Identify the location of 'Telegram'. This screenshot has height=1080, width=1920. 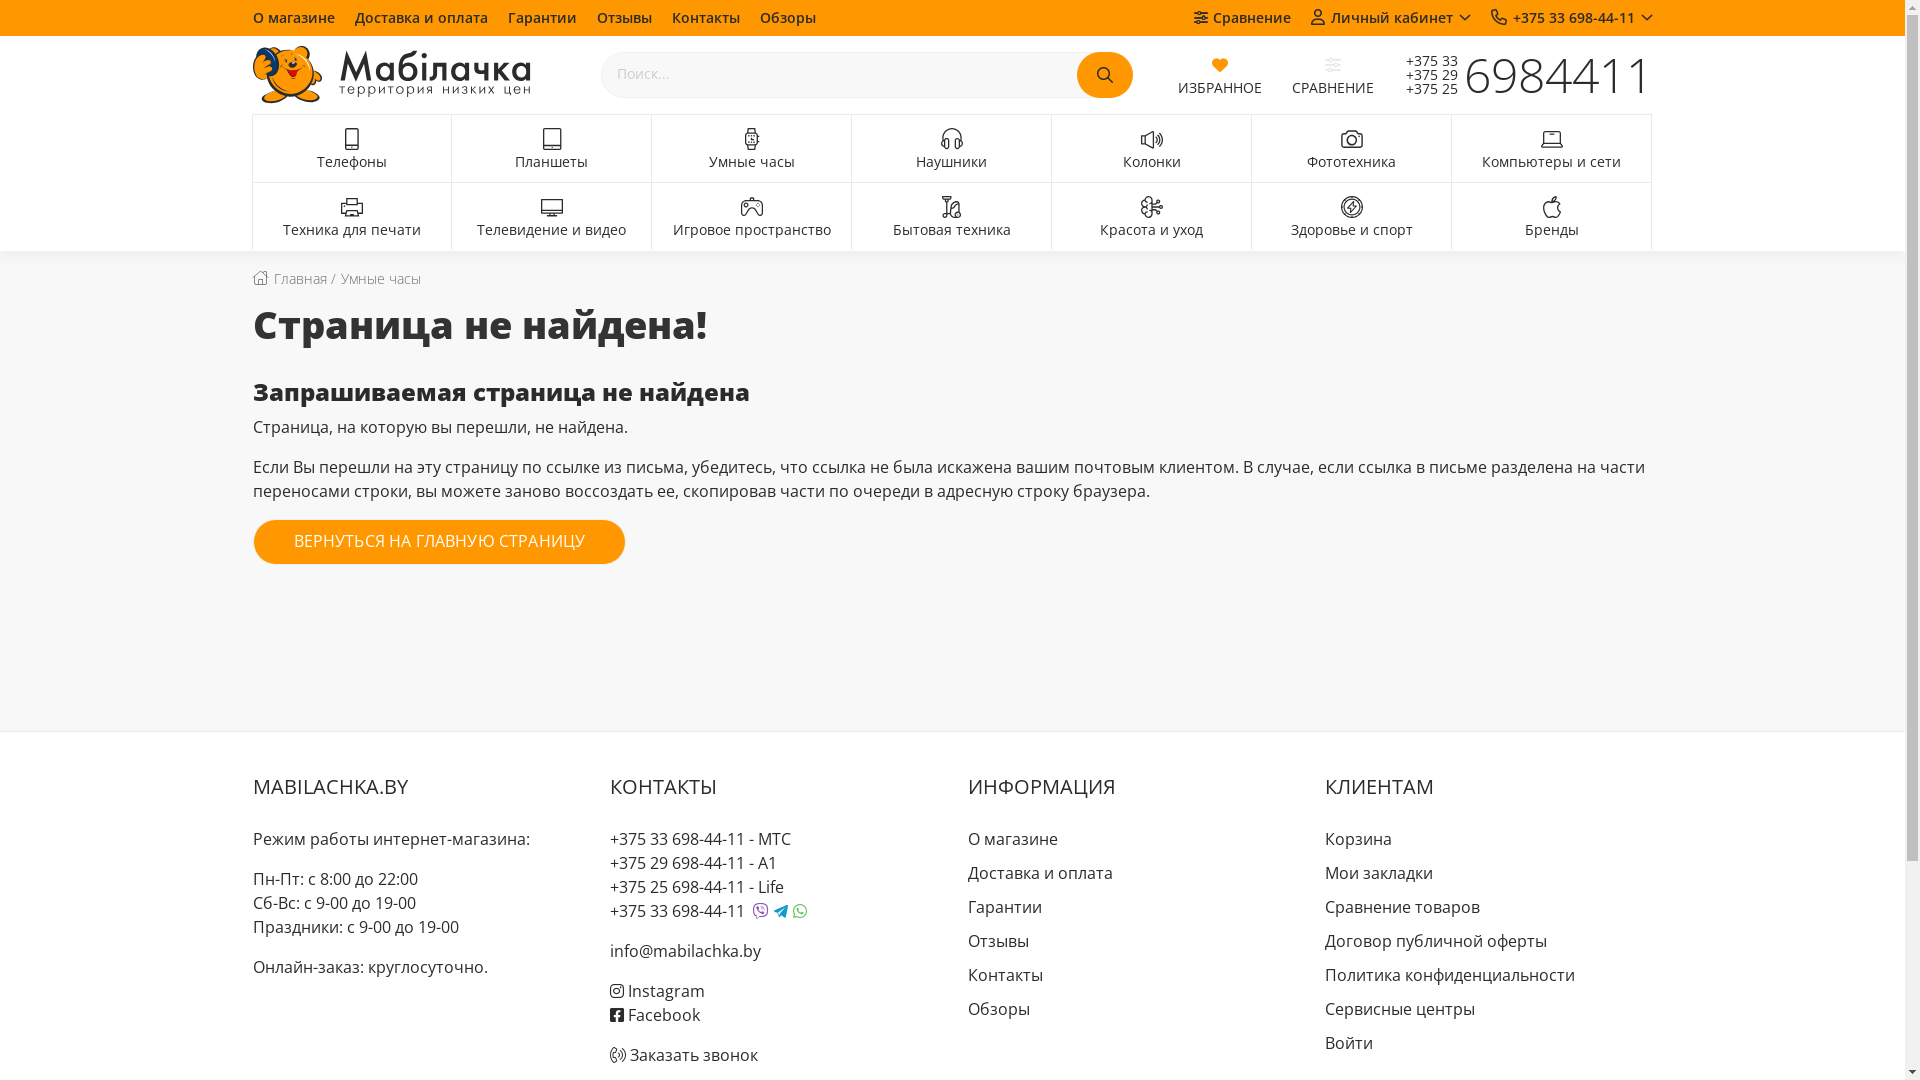
(780, 911).